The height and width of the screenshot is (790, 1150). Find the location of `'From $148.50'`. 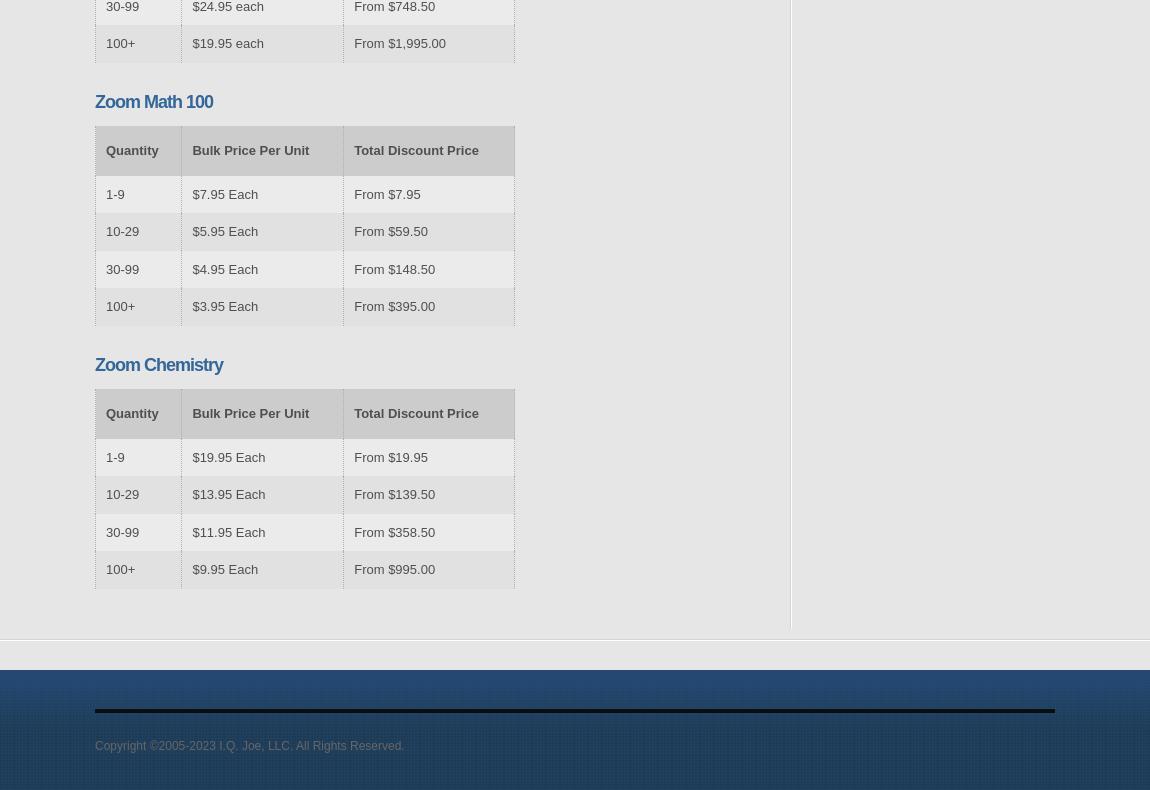

'From $148.50' is located at coordinates (394, 267).